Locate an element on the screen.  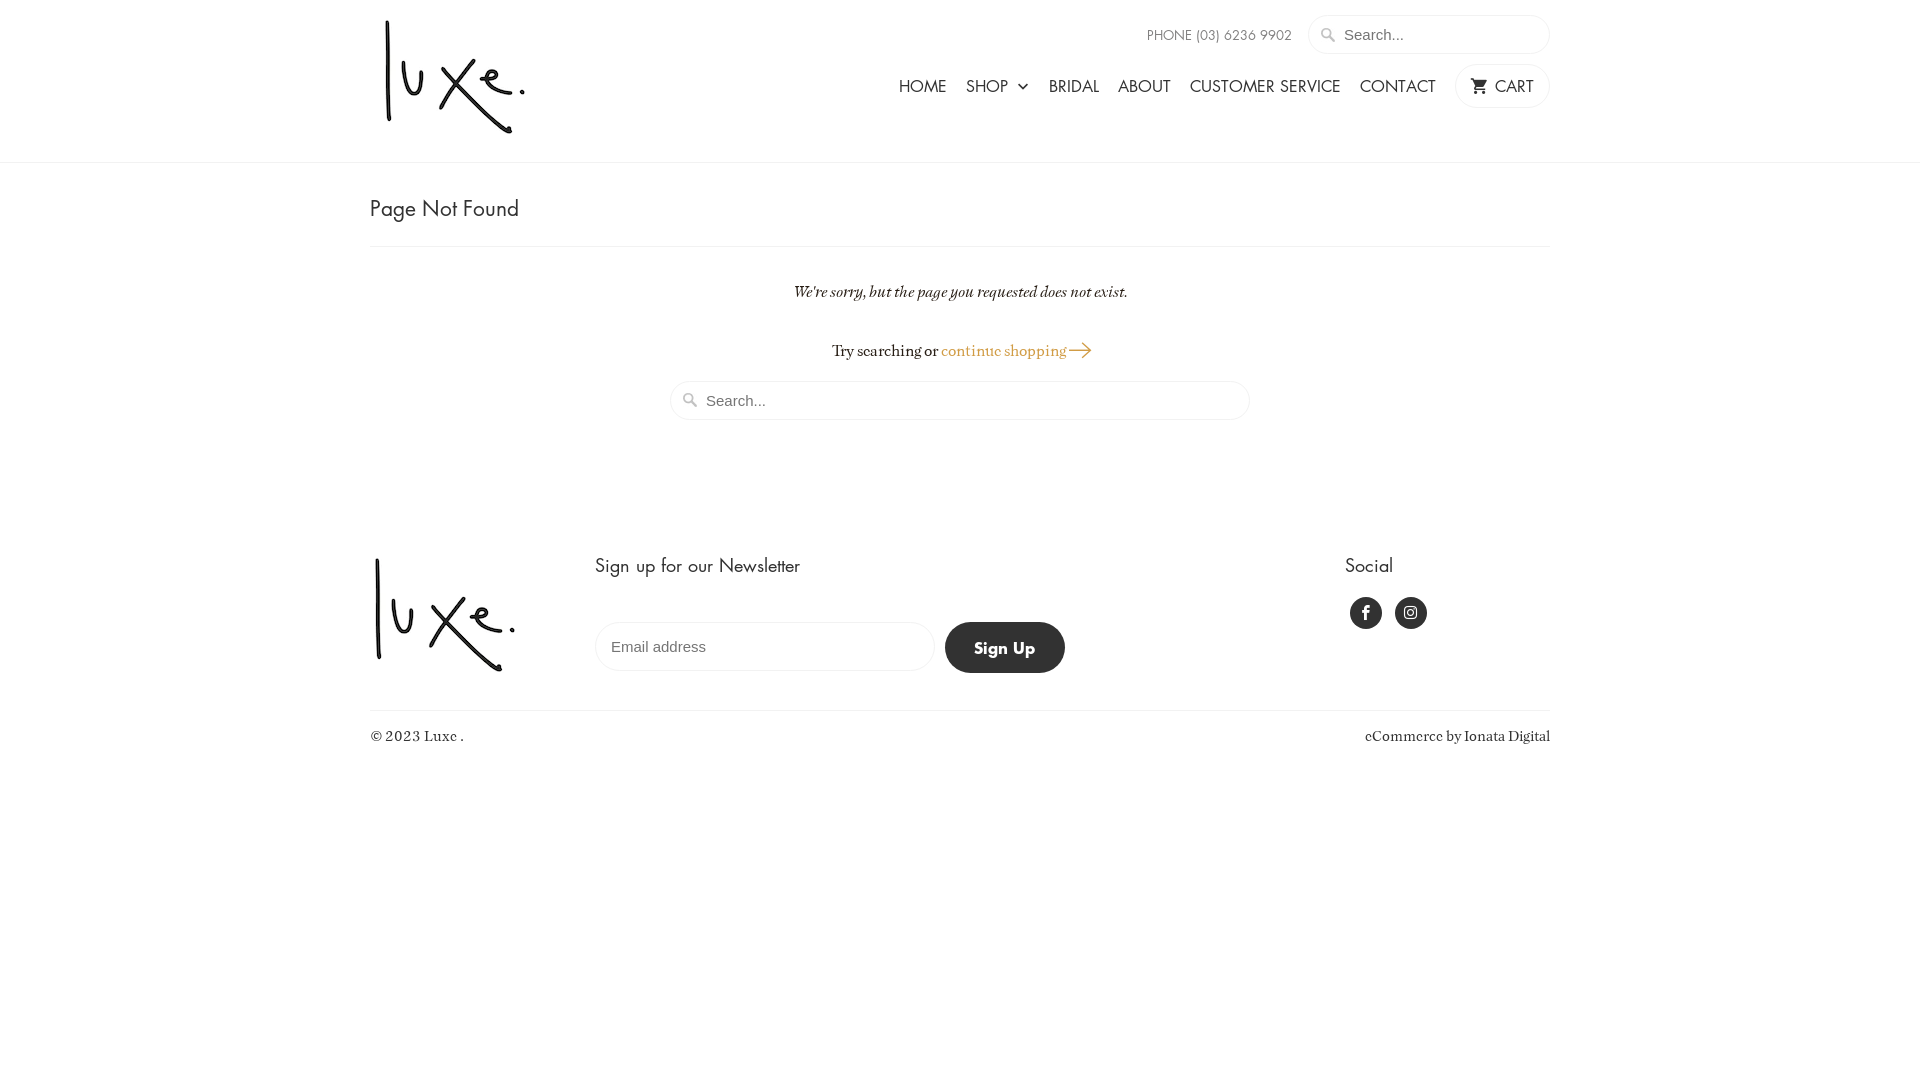
'Luxe  on Facebook' is located at coordinates (1365, 612).